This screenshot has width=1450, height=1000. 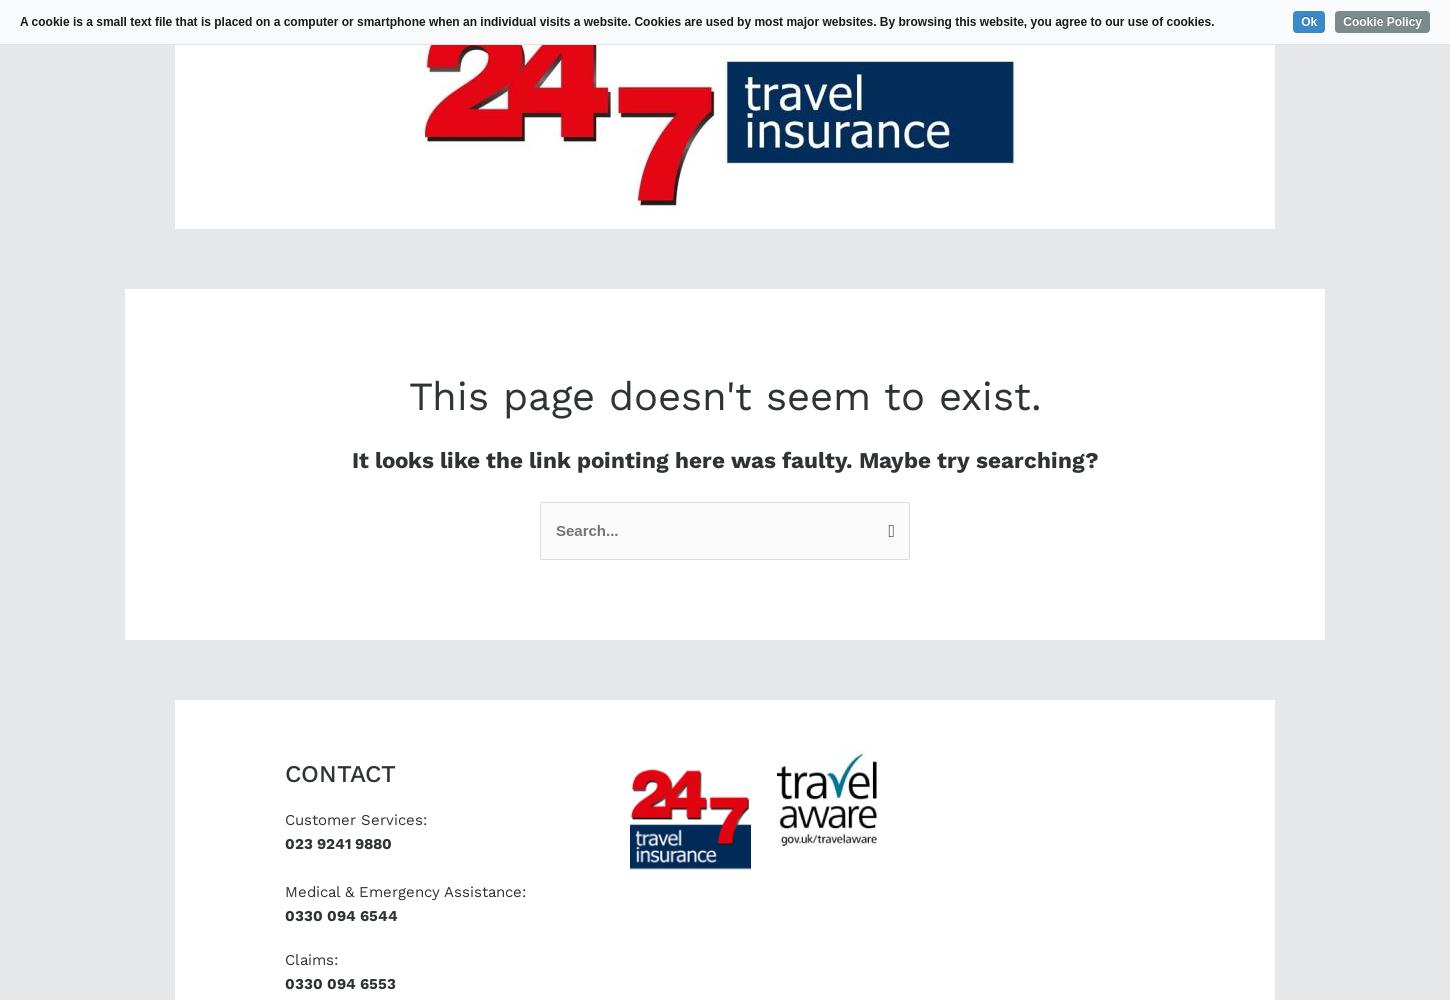 What do you see at coordinates (338, 843) in the screenshot?
I see `'023 9241 9880'` at bounding box center [338, 843].